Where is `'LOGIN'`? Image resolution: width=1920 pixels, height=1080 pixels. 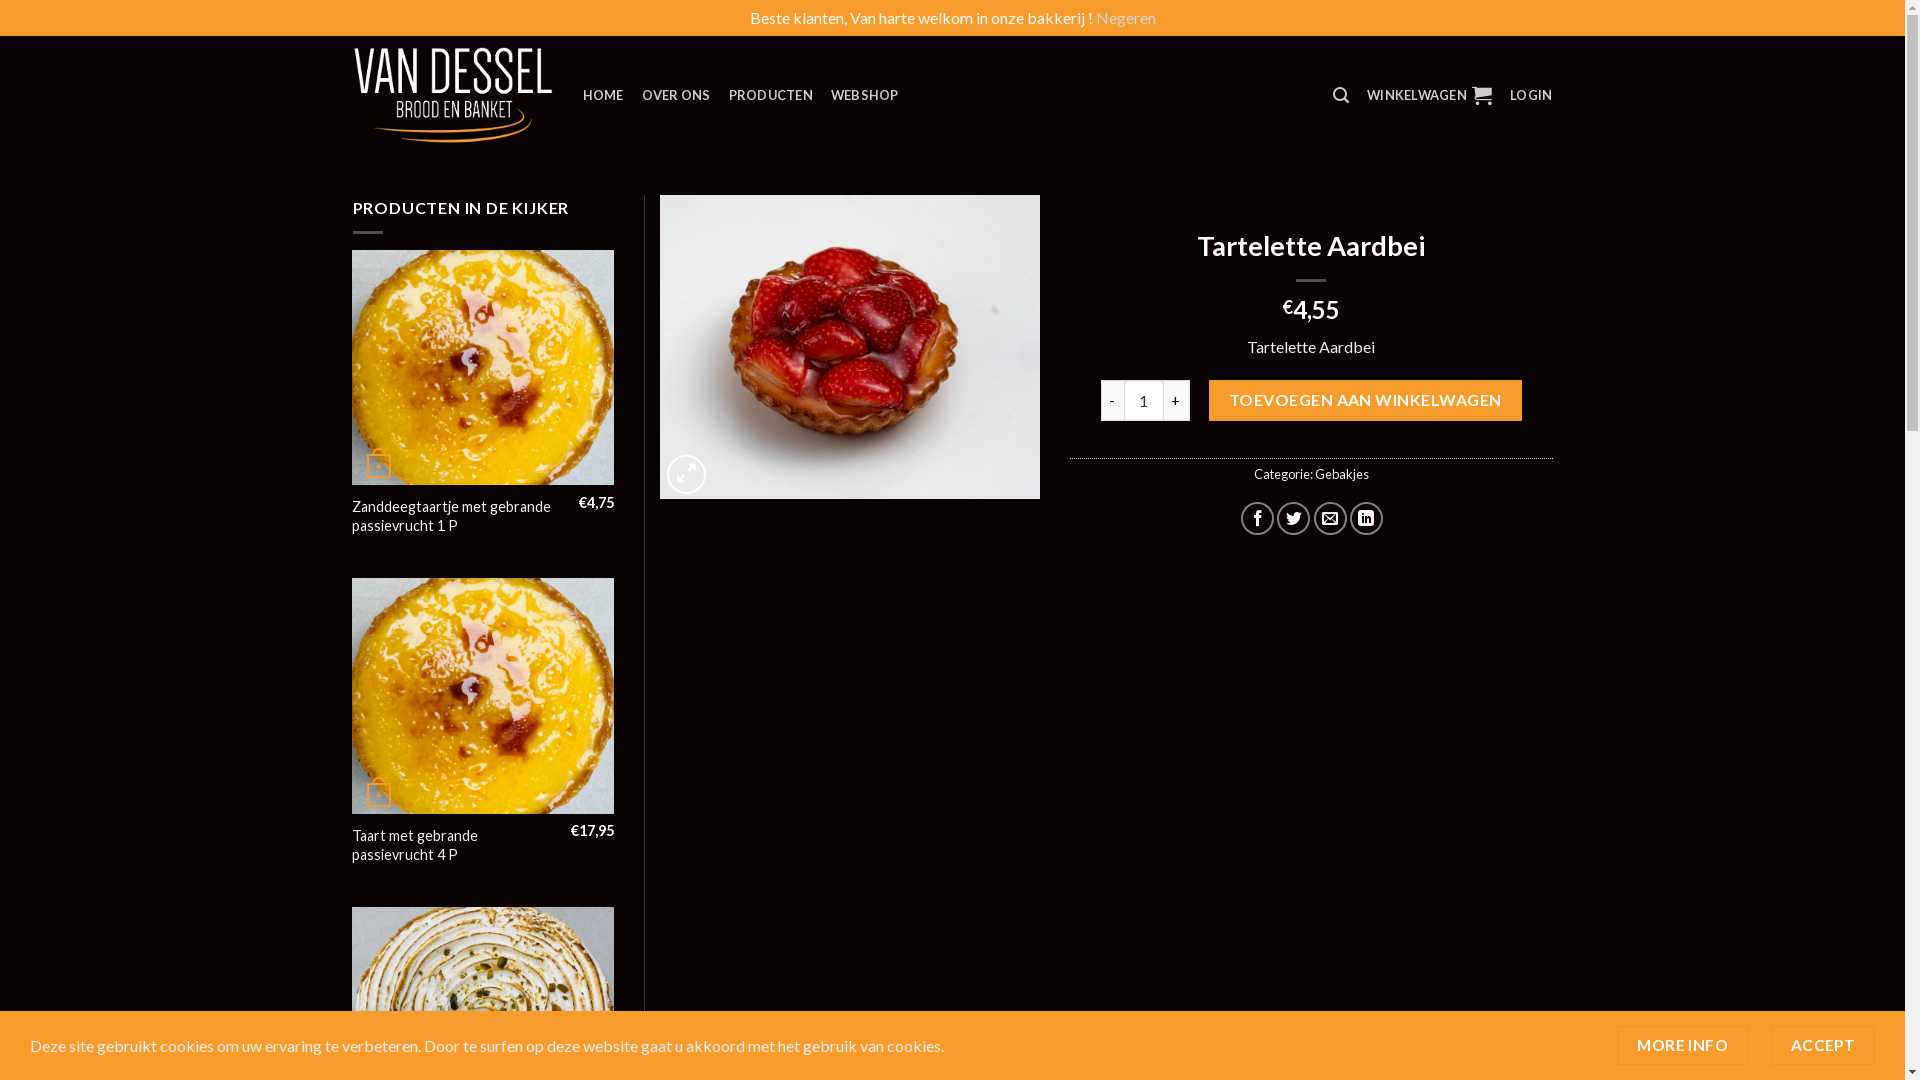
'LOGIN' is located at coordinates (1530, 95).